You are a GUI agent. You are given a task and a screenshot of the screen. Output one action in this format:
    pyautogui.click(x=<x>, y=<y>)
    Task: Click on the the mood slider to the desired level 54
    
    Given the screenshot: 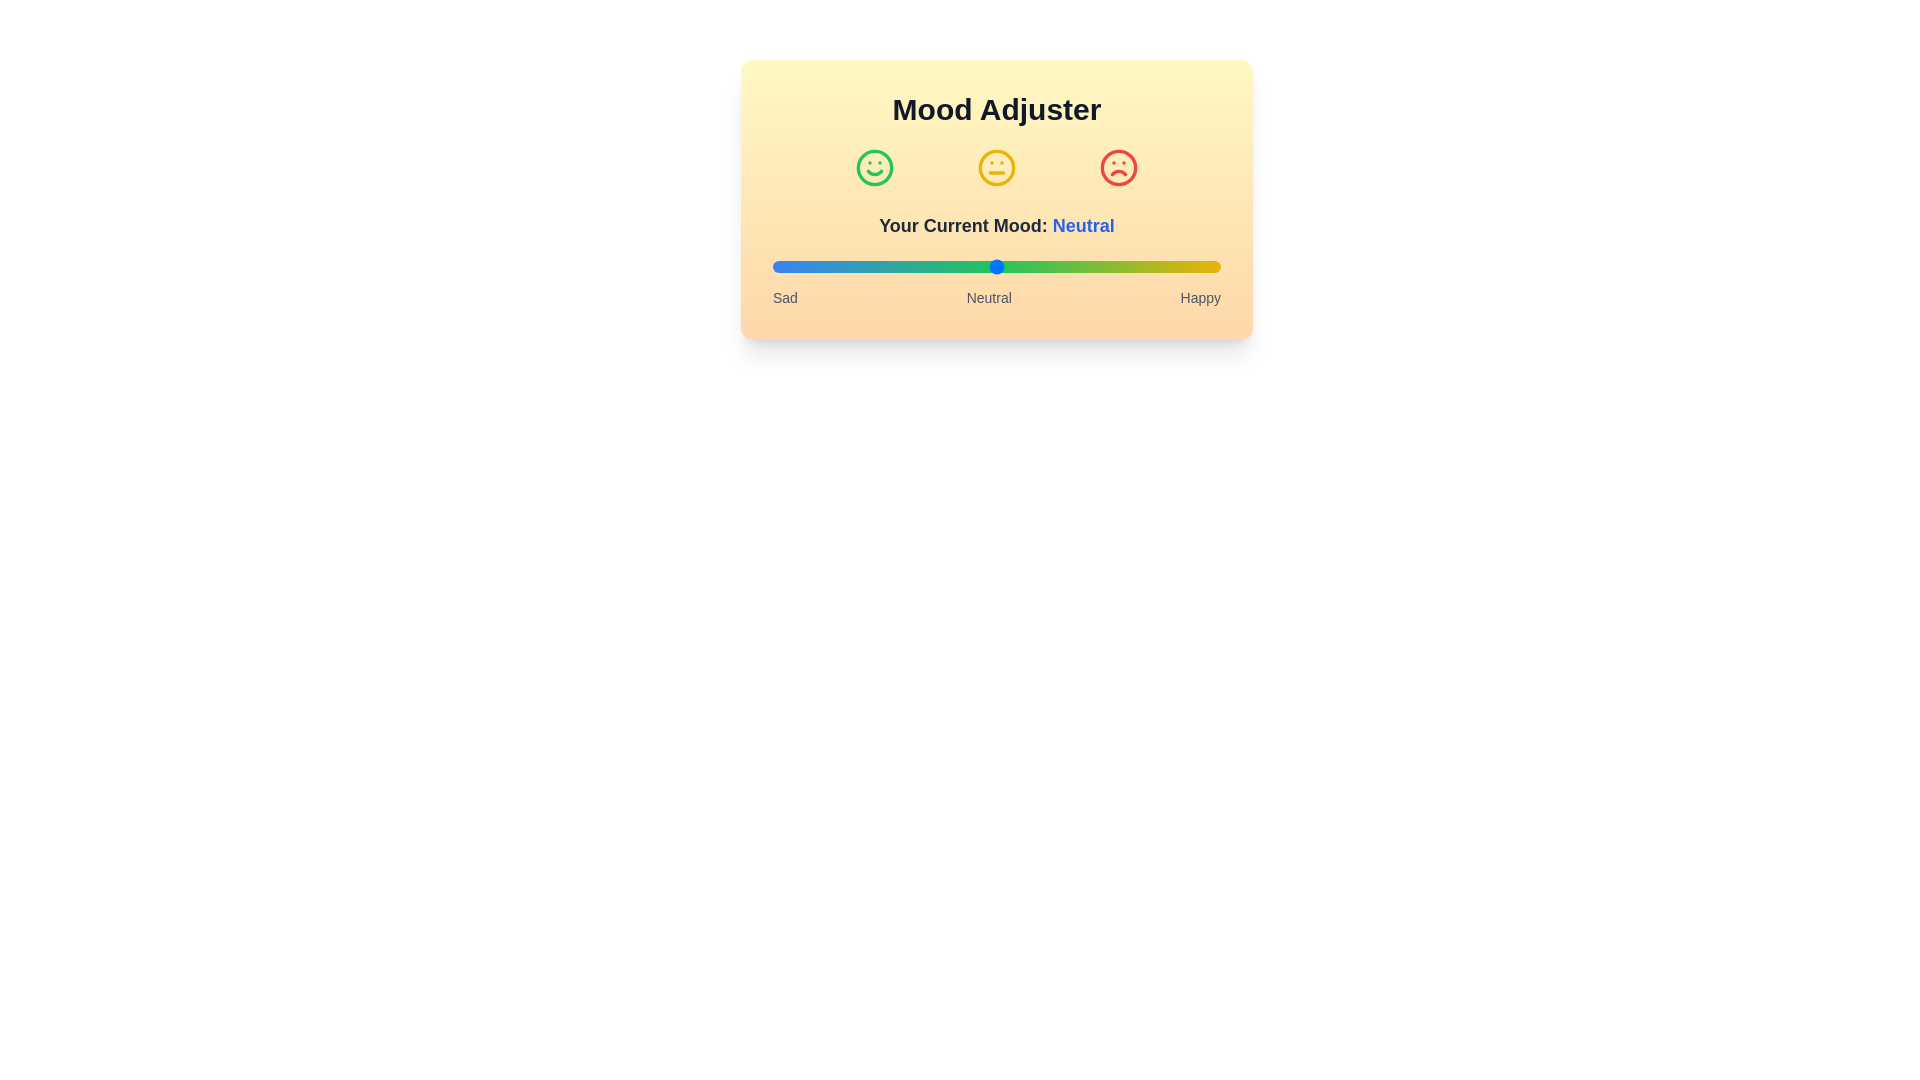 What is the action you would take?
    pyautogui.click(x=1014, y=265)
    